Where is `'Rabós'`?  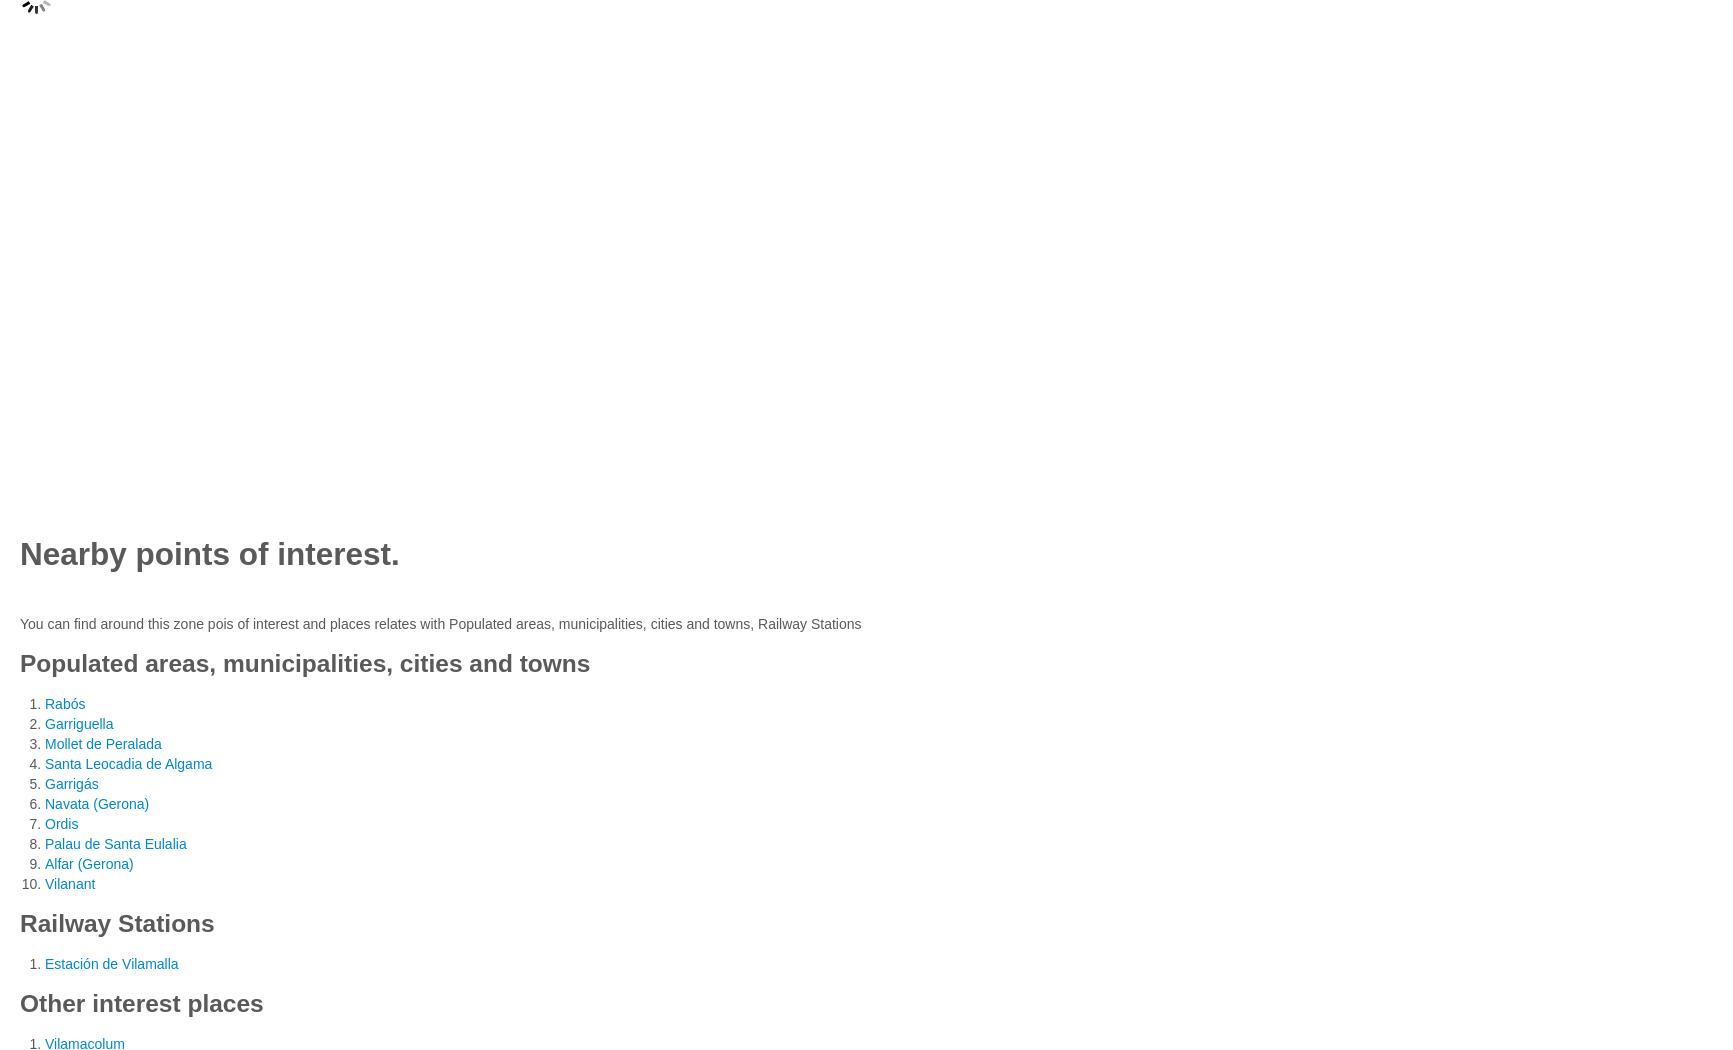
'Rabós' is located at coordinates (64, 702).